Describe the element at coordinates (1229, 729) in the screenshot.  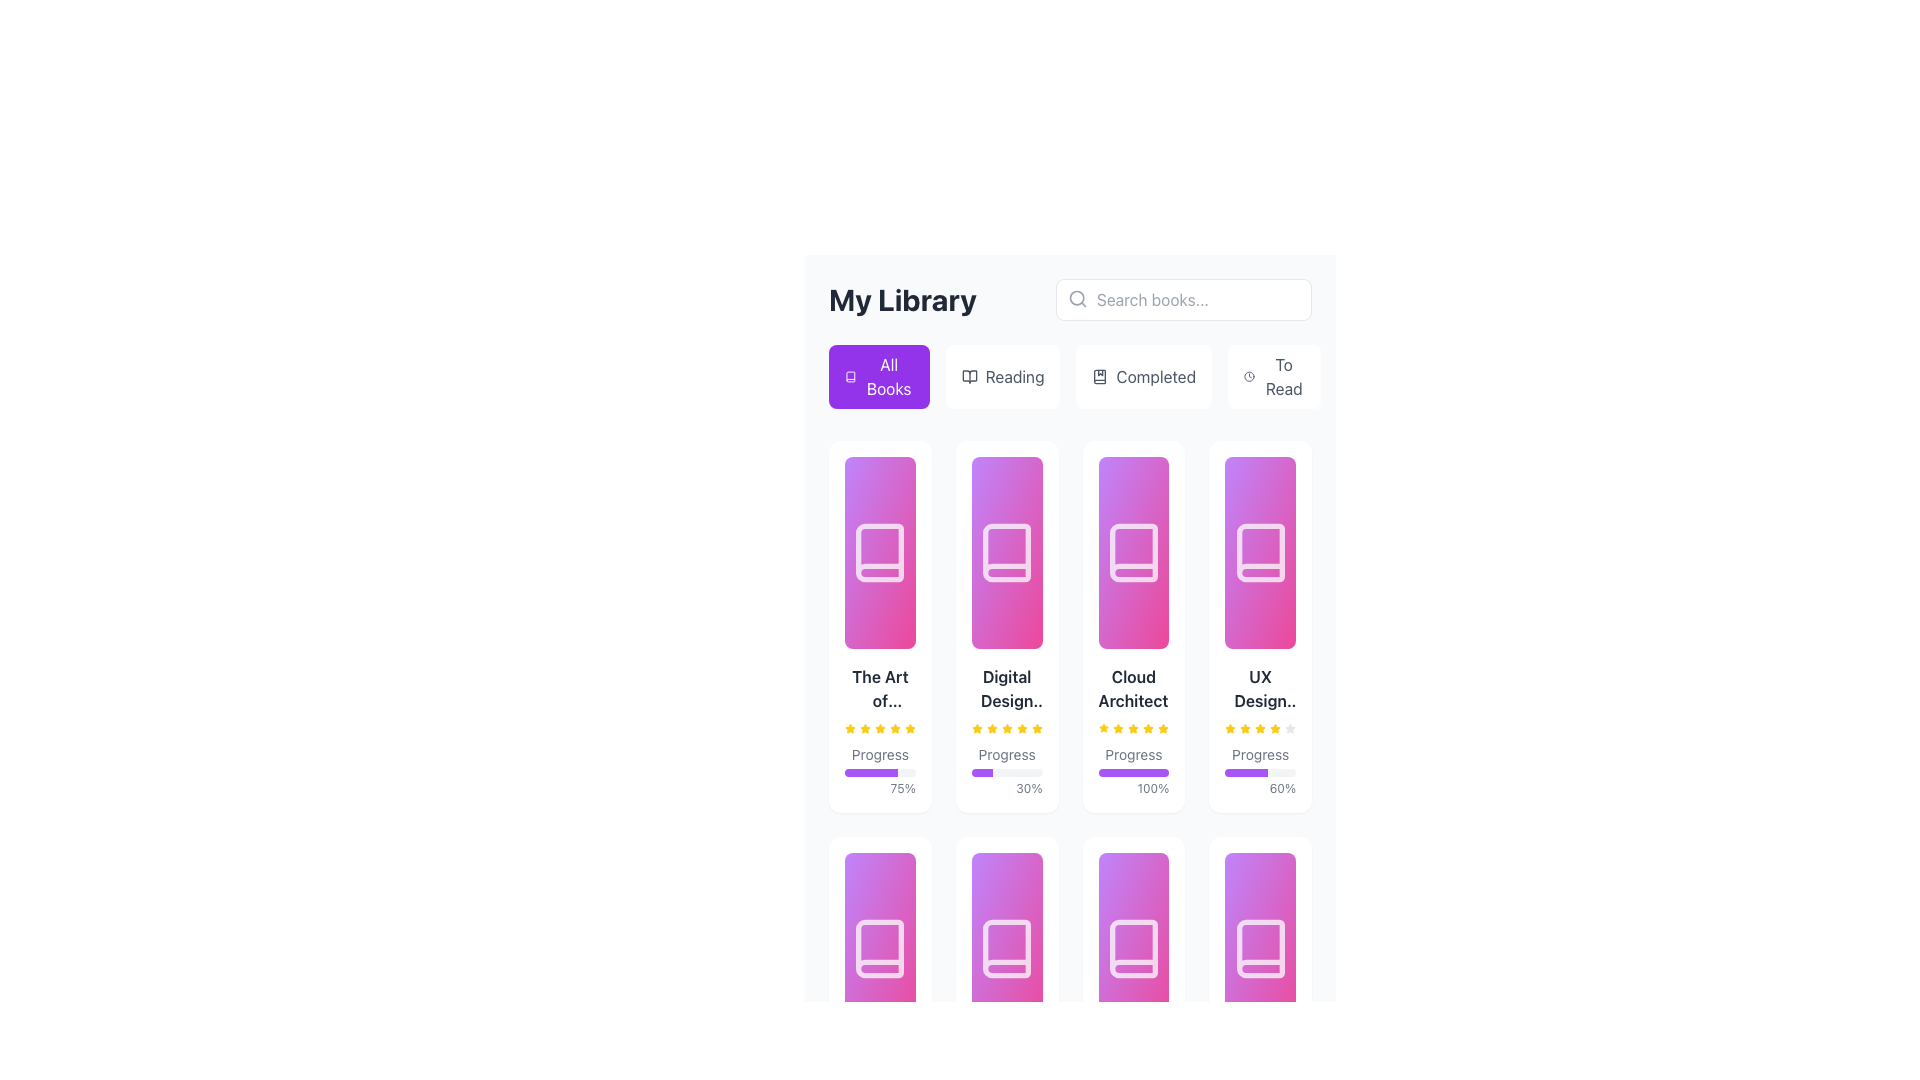
I see `the first yellow star icon in the rating section below the 'UX Design' card` at that location.